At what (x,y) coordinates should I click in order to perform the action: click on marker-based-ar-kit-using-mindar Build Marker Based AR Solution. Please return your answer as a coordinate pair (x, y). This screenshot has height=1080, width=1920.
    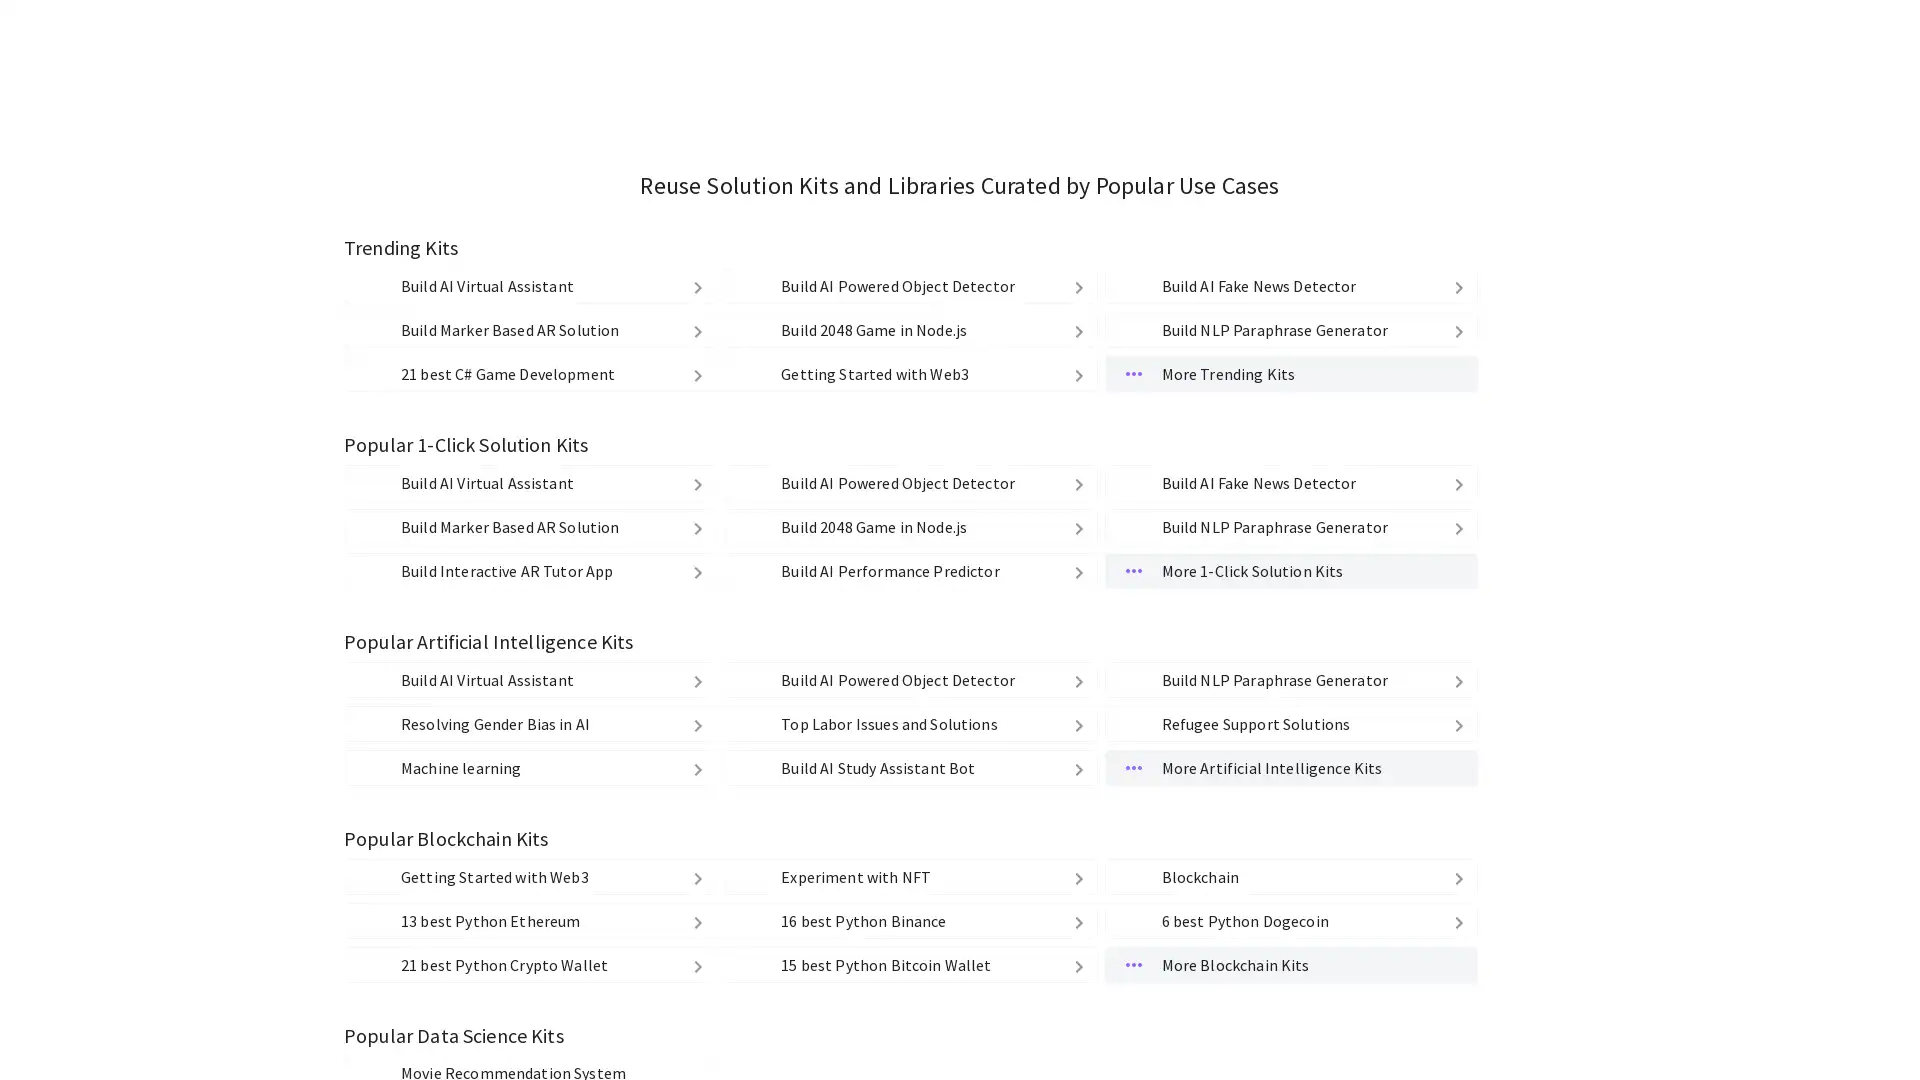
    Looking at the image, I should click on (530, 832).